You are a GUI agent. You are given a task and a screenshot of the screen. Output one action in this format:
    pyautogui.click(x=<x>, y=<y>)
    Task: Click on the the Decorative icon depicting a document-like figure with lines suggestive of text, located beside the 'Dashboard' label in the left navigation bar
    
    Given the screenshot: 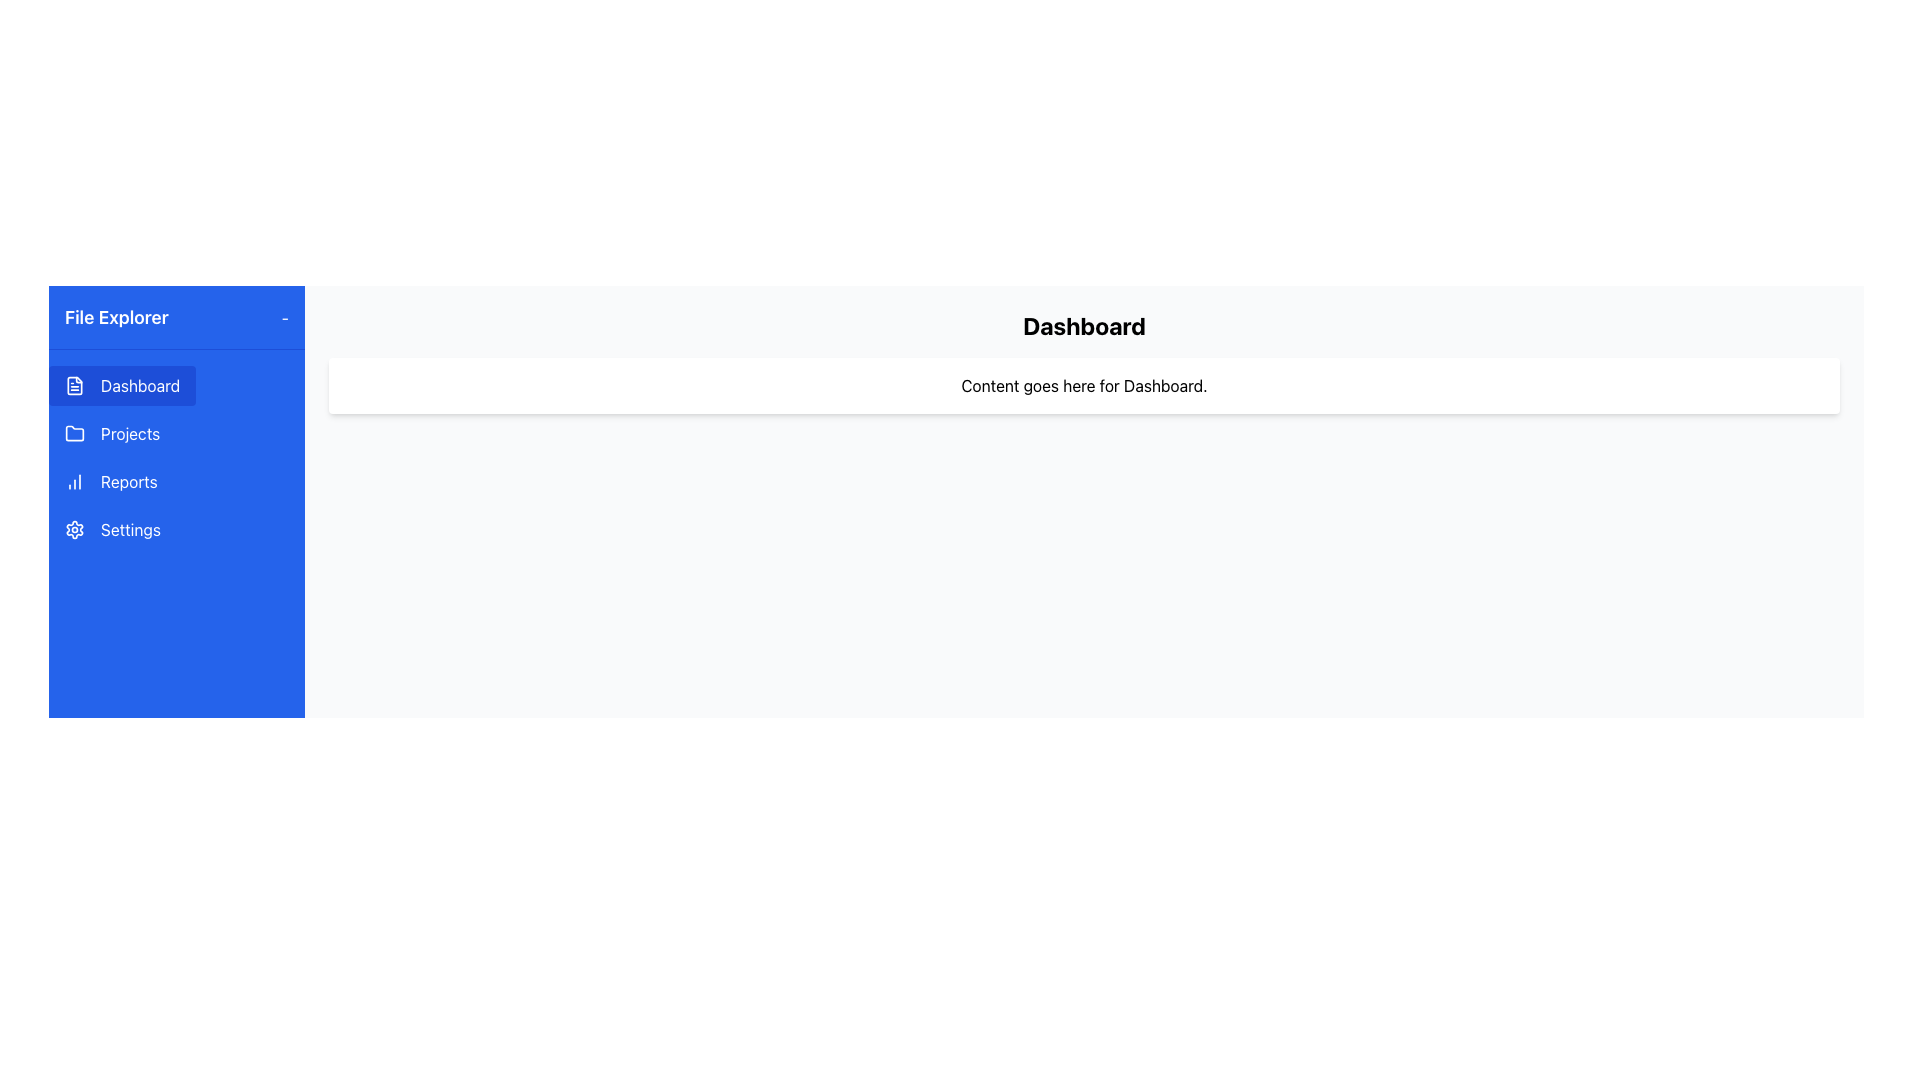 What is the action you would take?
    pyautogui.click(x=75, y=385)
    